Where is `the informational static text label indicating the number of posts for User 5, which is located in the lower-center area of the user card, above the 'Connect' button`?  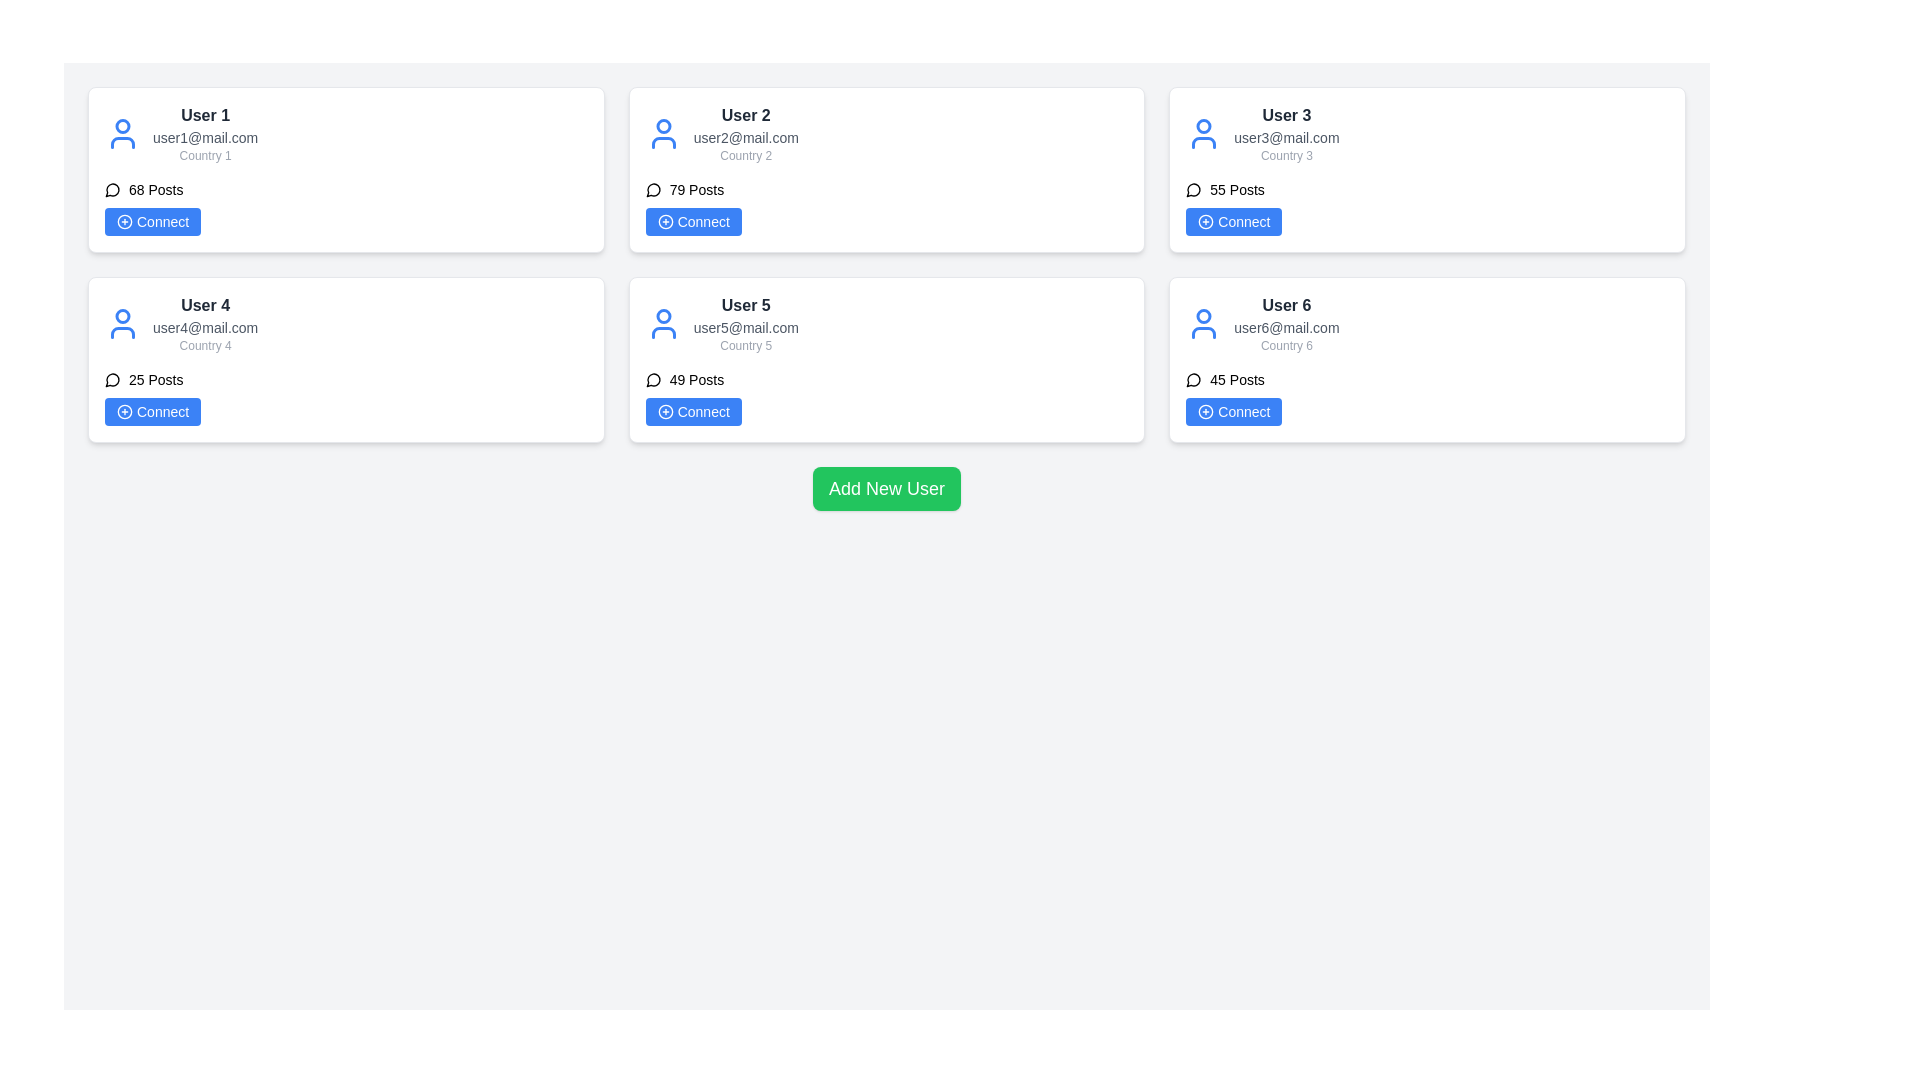
the informational static text label indicating the number of posts for User 5, which is located in the lower-center area of the user card, above the 'Connect' button is located at coordinates (696, 380).